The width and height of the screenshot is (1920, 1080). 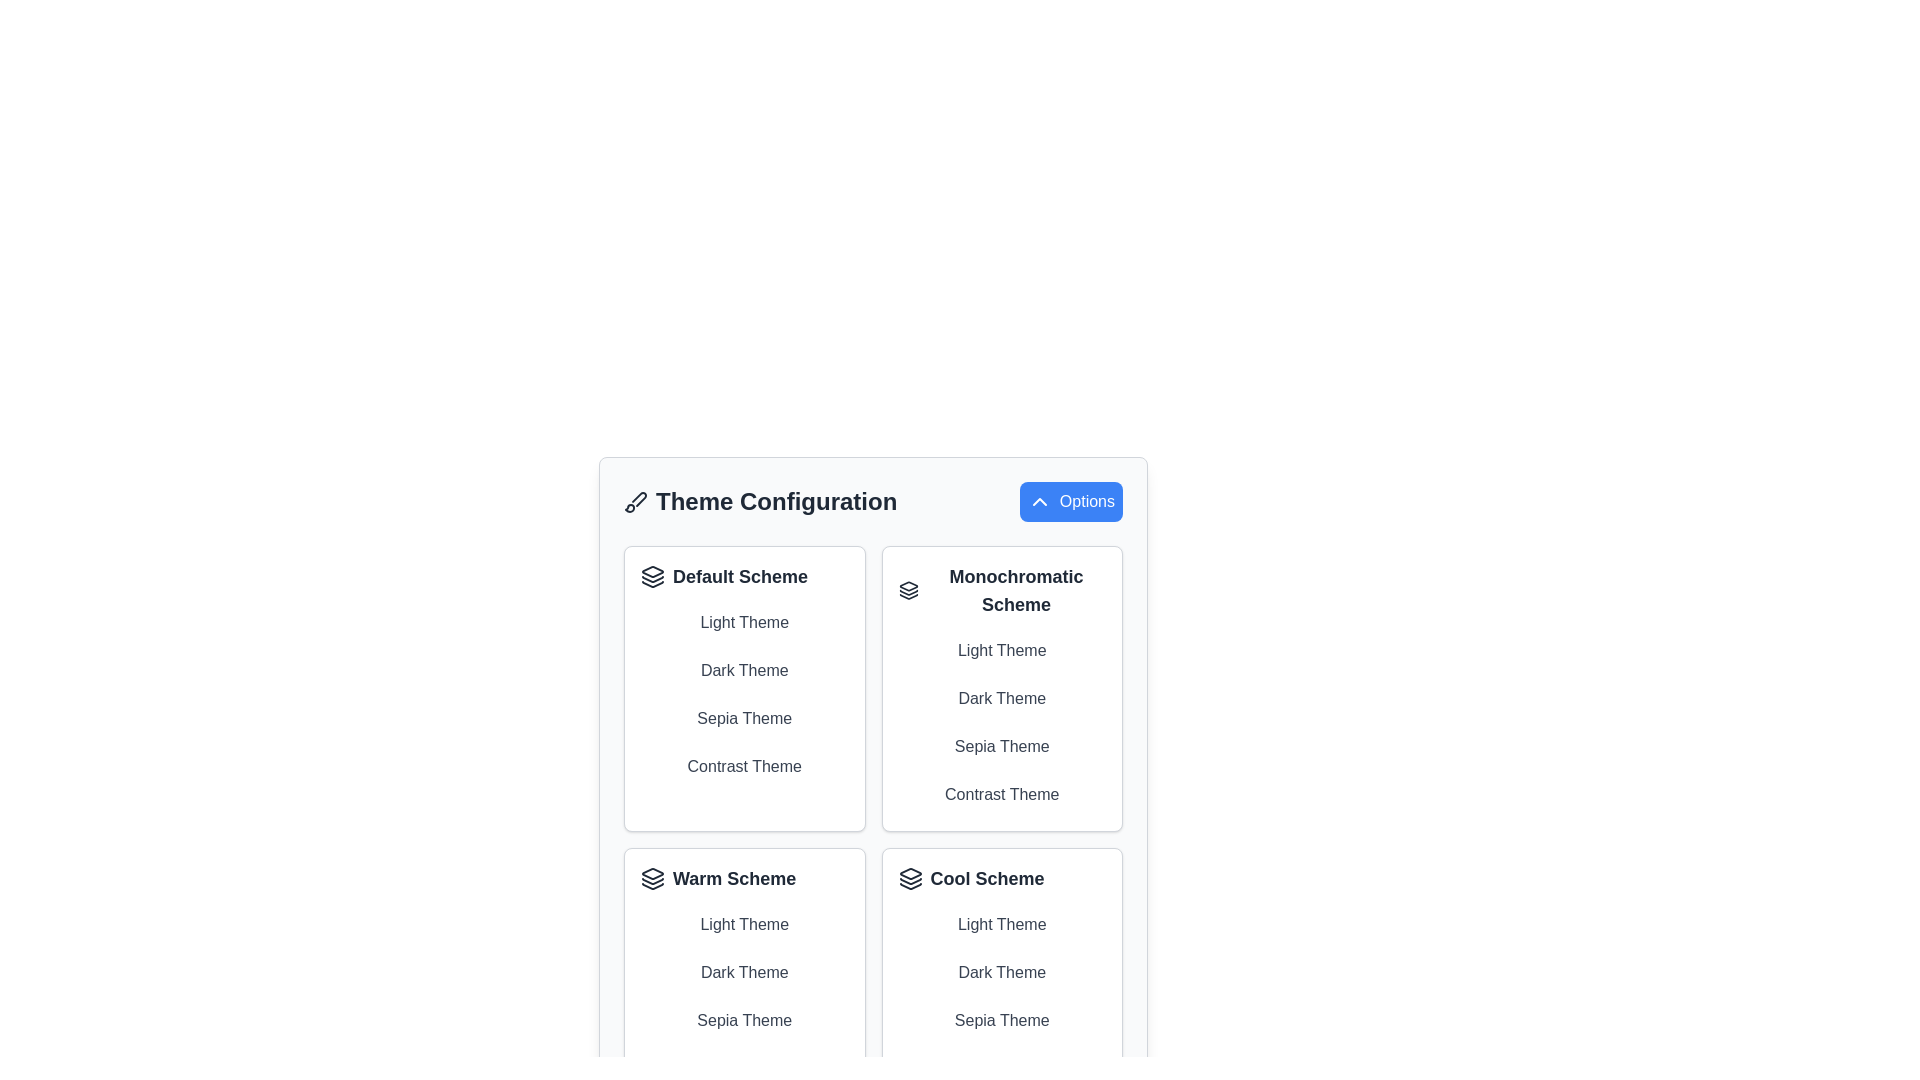 What do you see at coordinates (743, 878) in the screenshot?
I see `bold text 'Warm Scheme' in the second card on the lower-left side of the grid layout, which is accompanied by a layered icon on its left side` at bounding box center [743, 878].